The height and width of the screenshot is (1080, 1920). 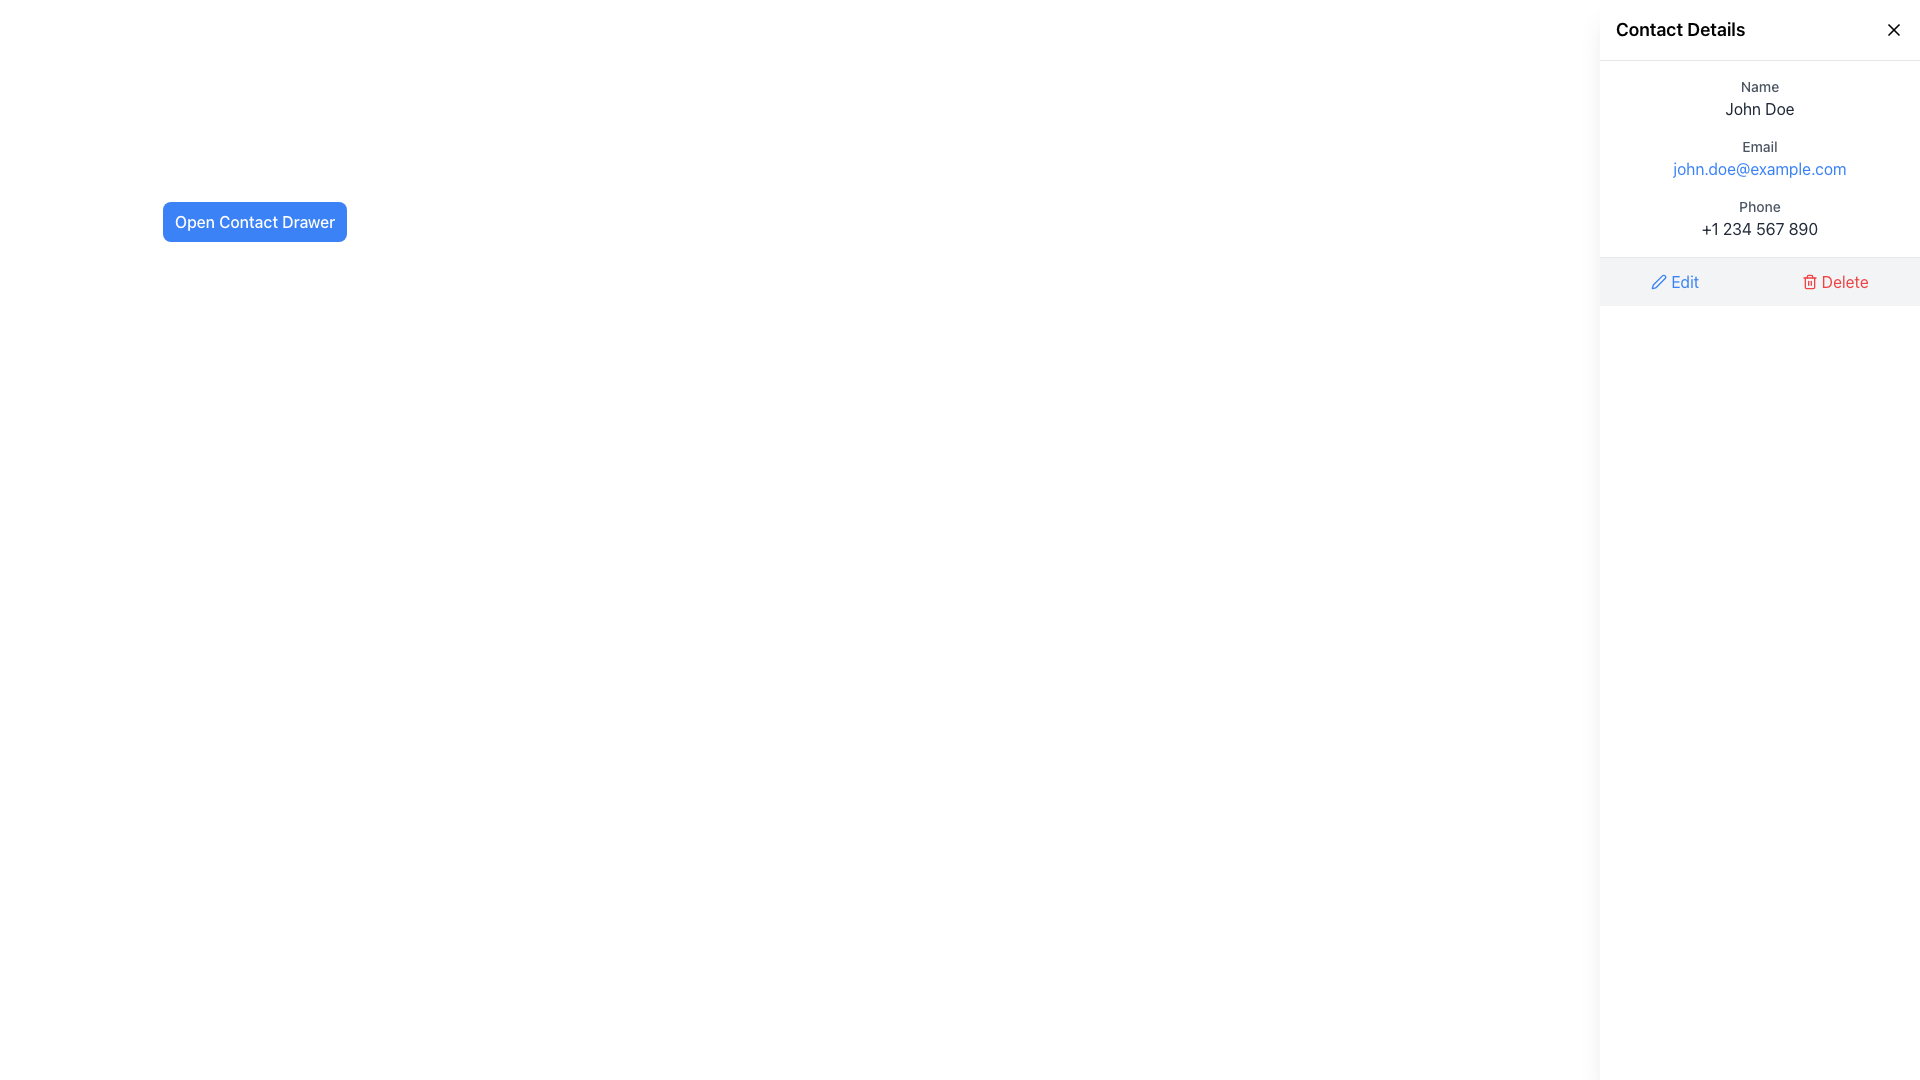 I want to click on the 'Contact Details' text label, which is a prominent element in bold, large font located at the top-right corner of the interface, so click(x=1680, y=30).